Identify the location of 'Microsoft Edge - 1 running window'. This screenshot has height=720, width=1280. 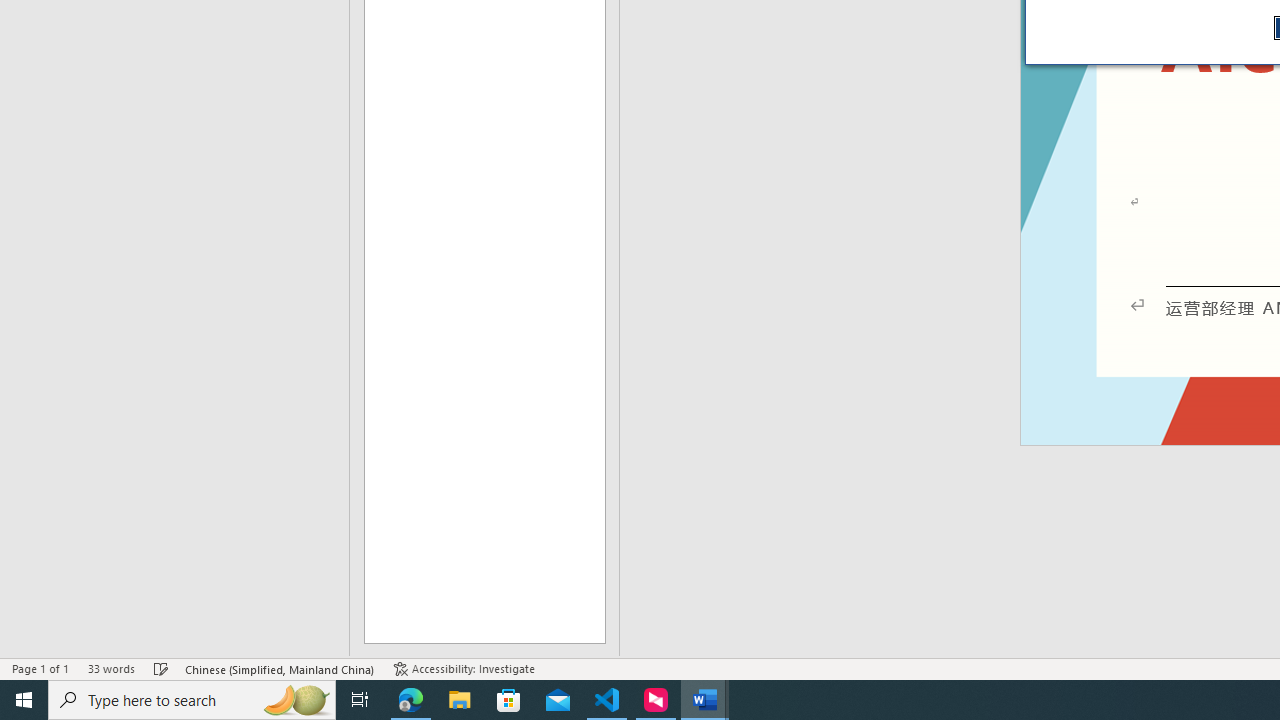
(410, 698).